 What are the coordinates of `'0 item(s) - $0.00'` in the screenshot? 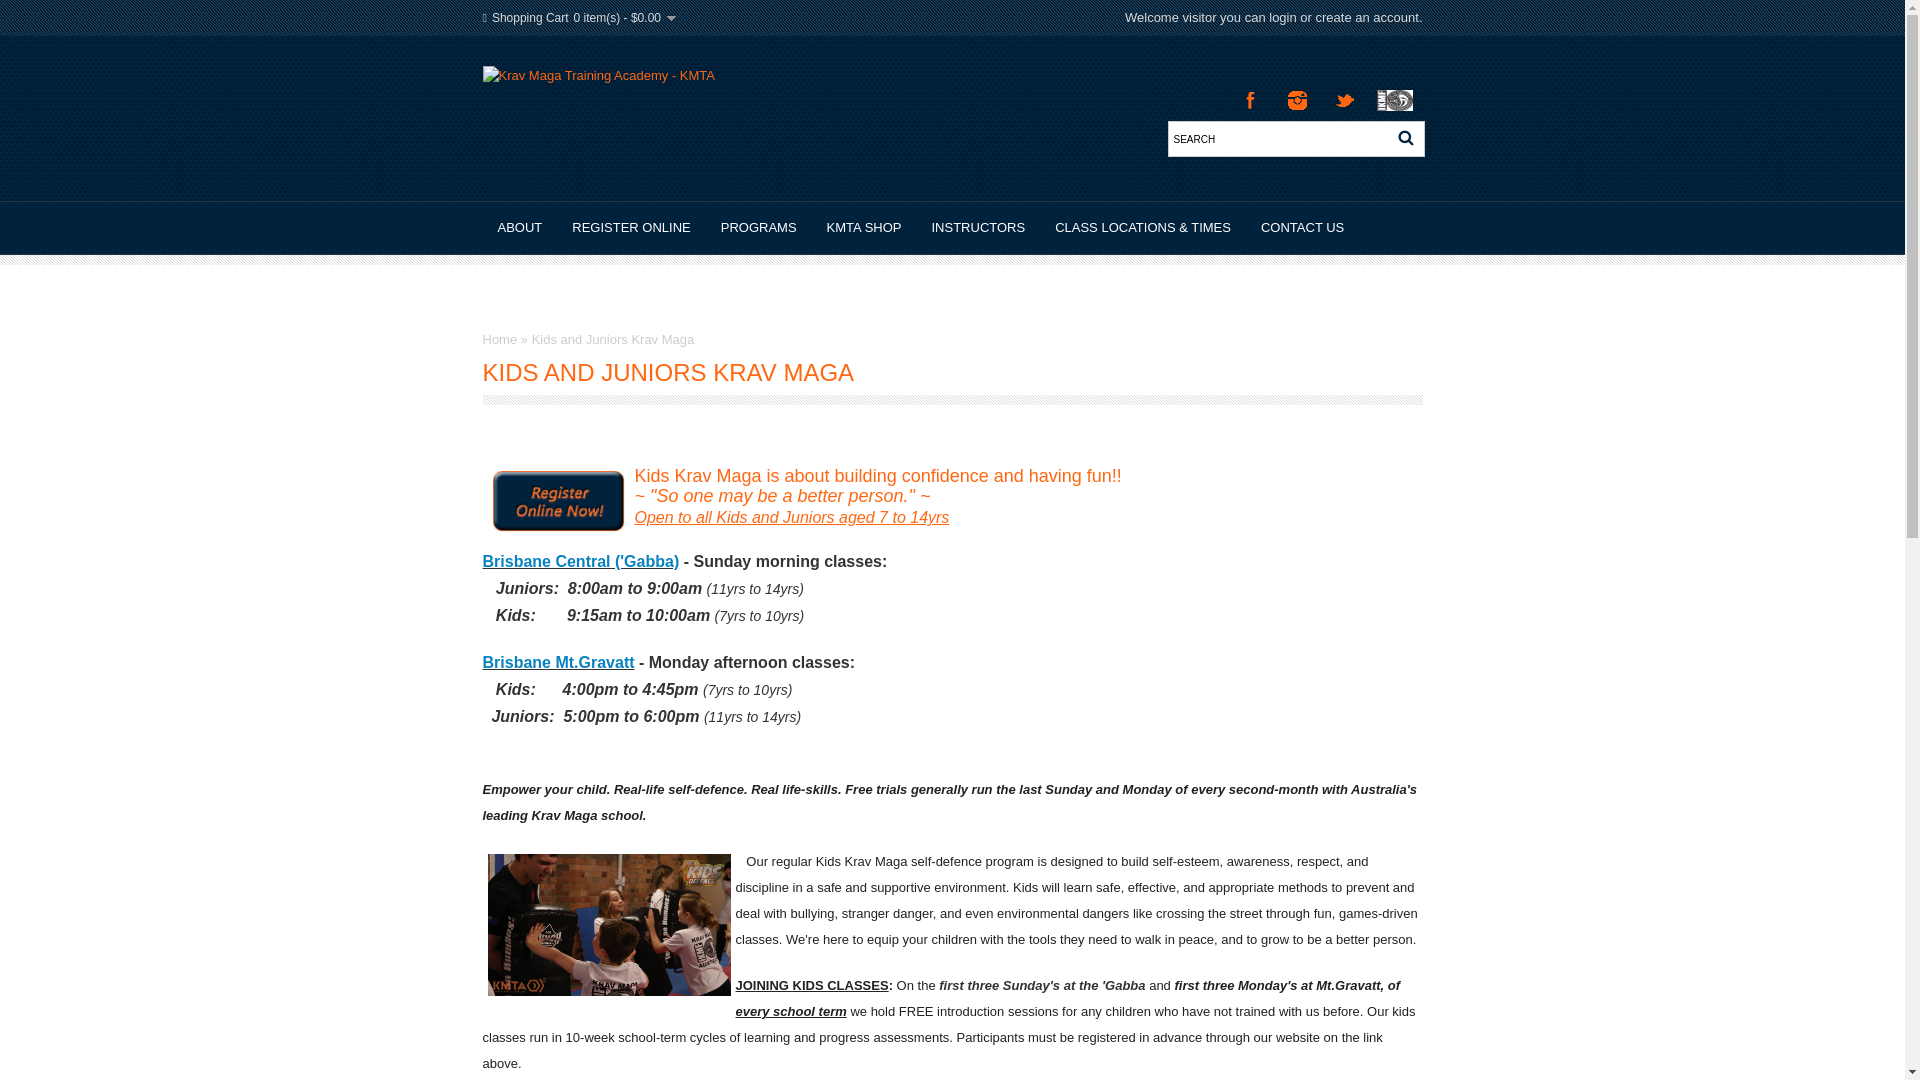 It's located at (623, 18).